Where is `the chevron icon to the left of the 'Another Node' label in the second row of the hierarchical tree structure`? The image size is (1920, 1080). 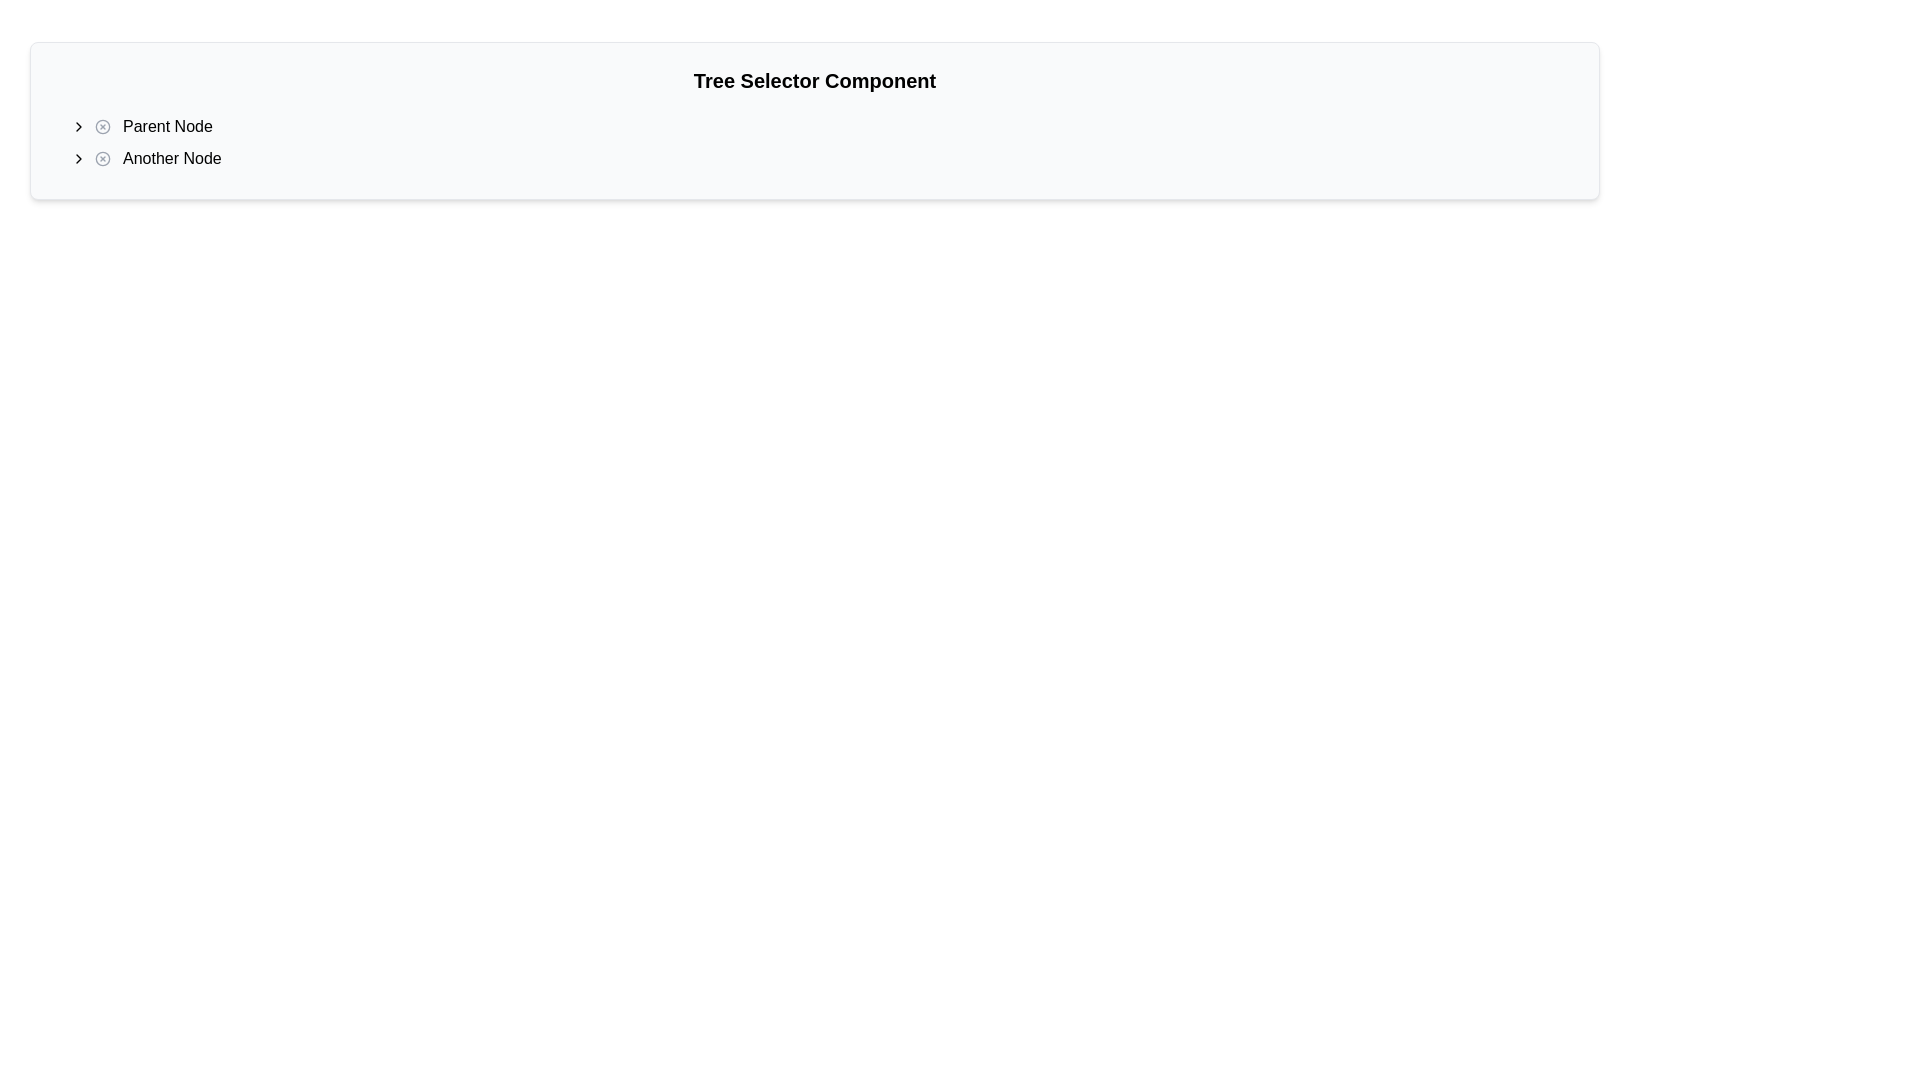 the chevron icon to the left of the 'Another Node' label in the second row of the hierarchical tree structure is located at coordinates (78, 157).